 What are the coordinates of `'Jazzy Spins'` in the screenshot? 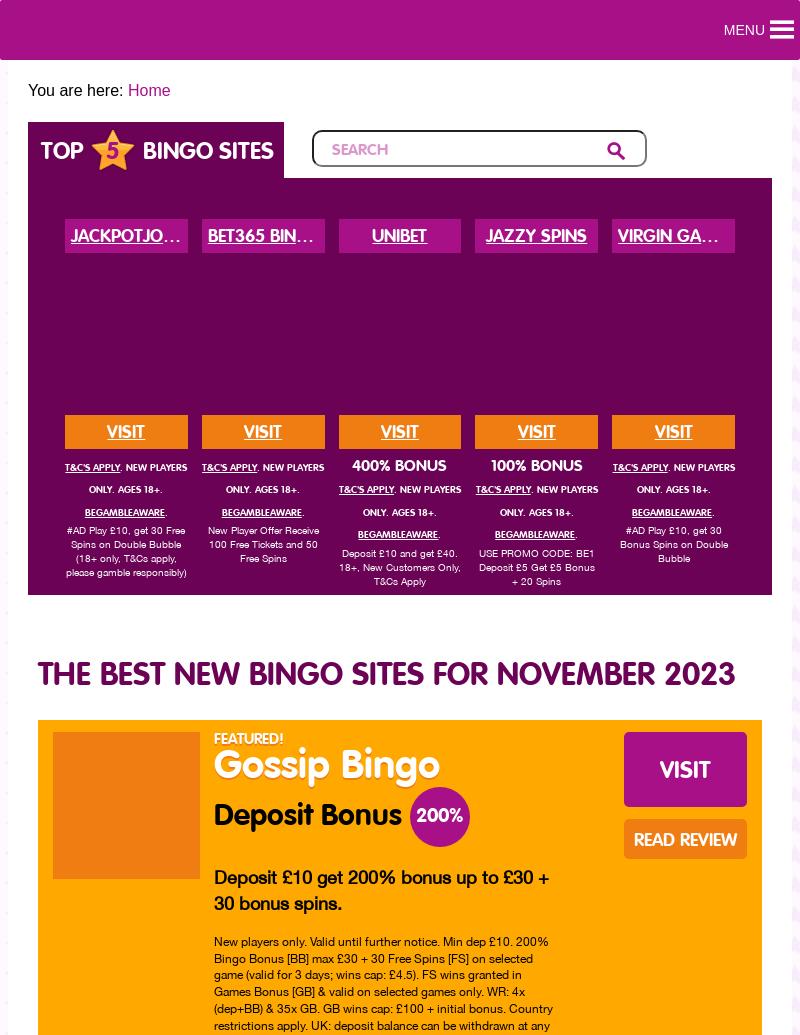 It's located at (486, 235).